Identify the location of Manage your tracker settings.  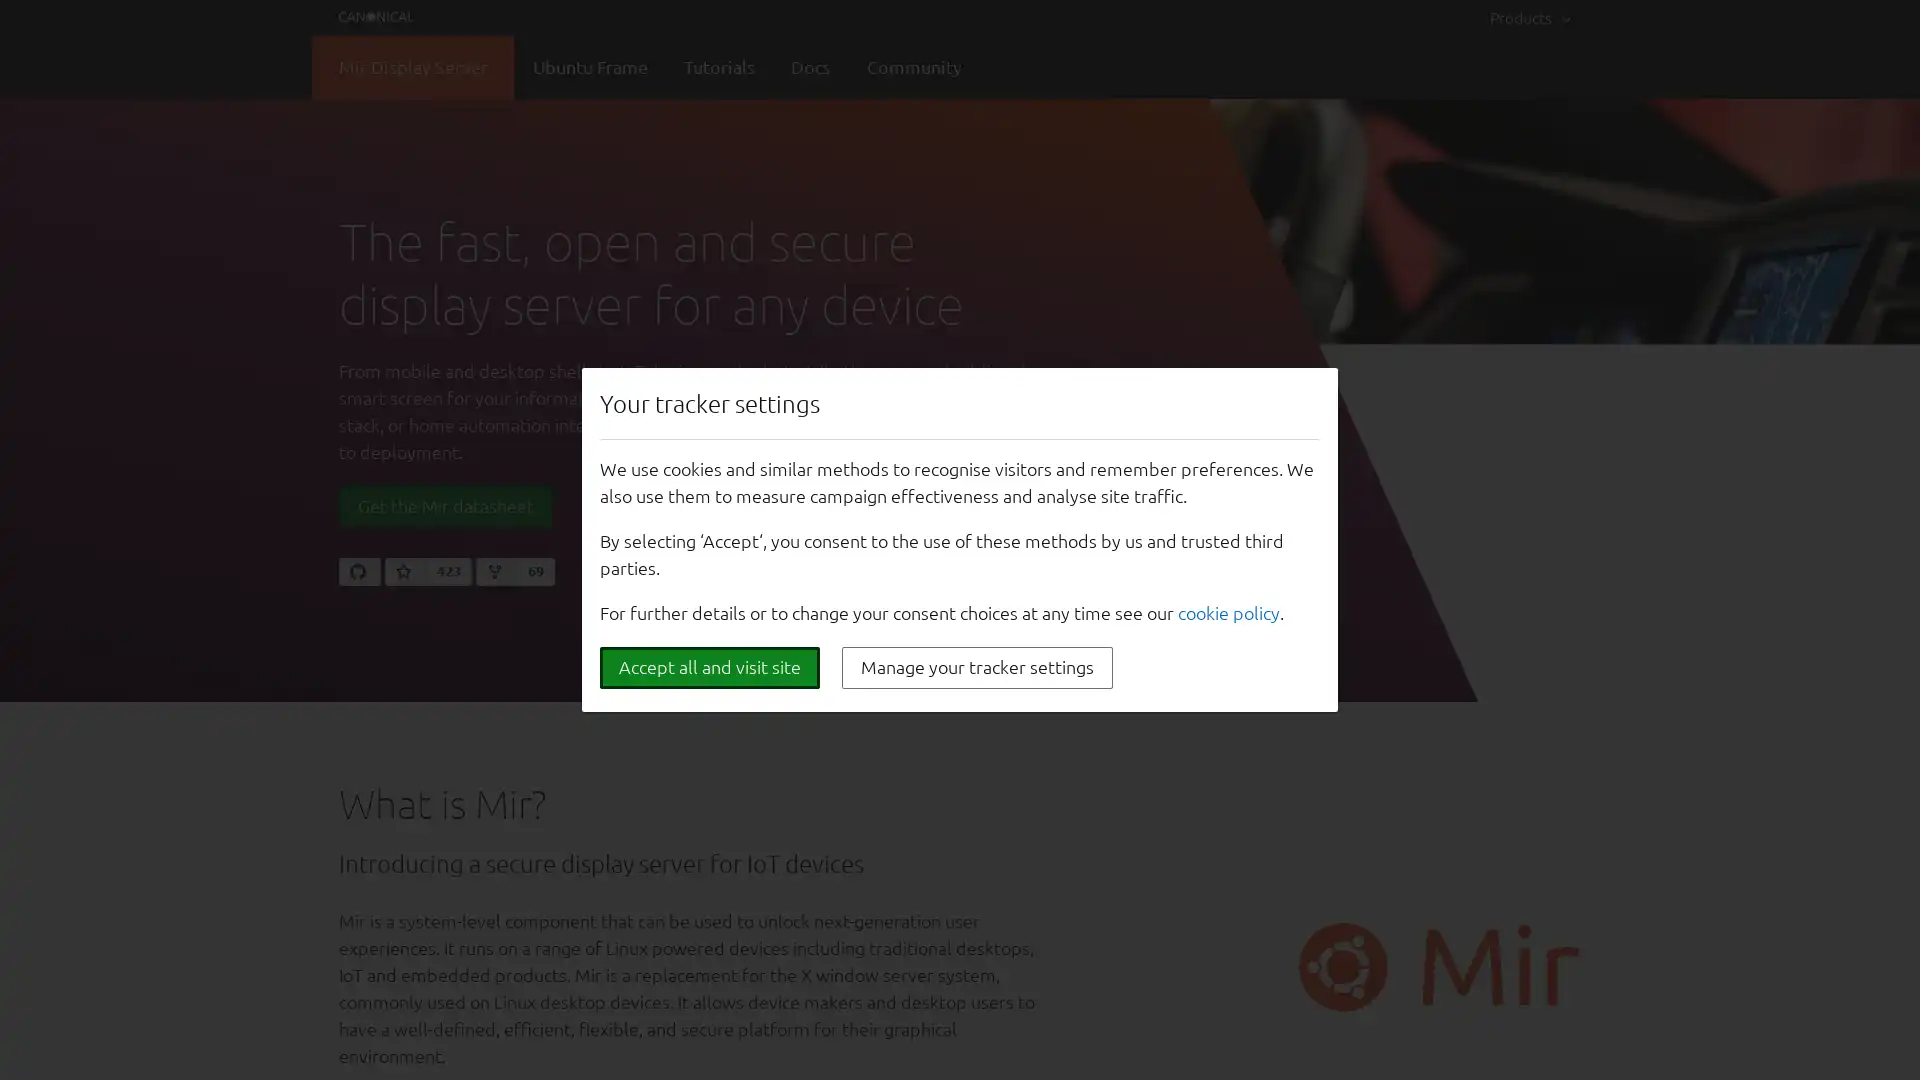
(977, 667).